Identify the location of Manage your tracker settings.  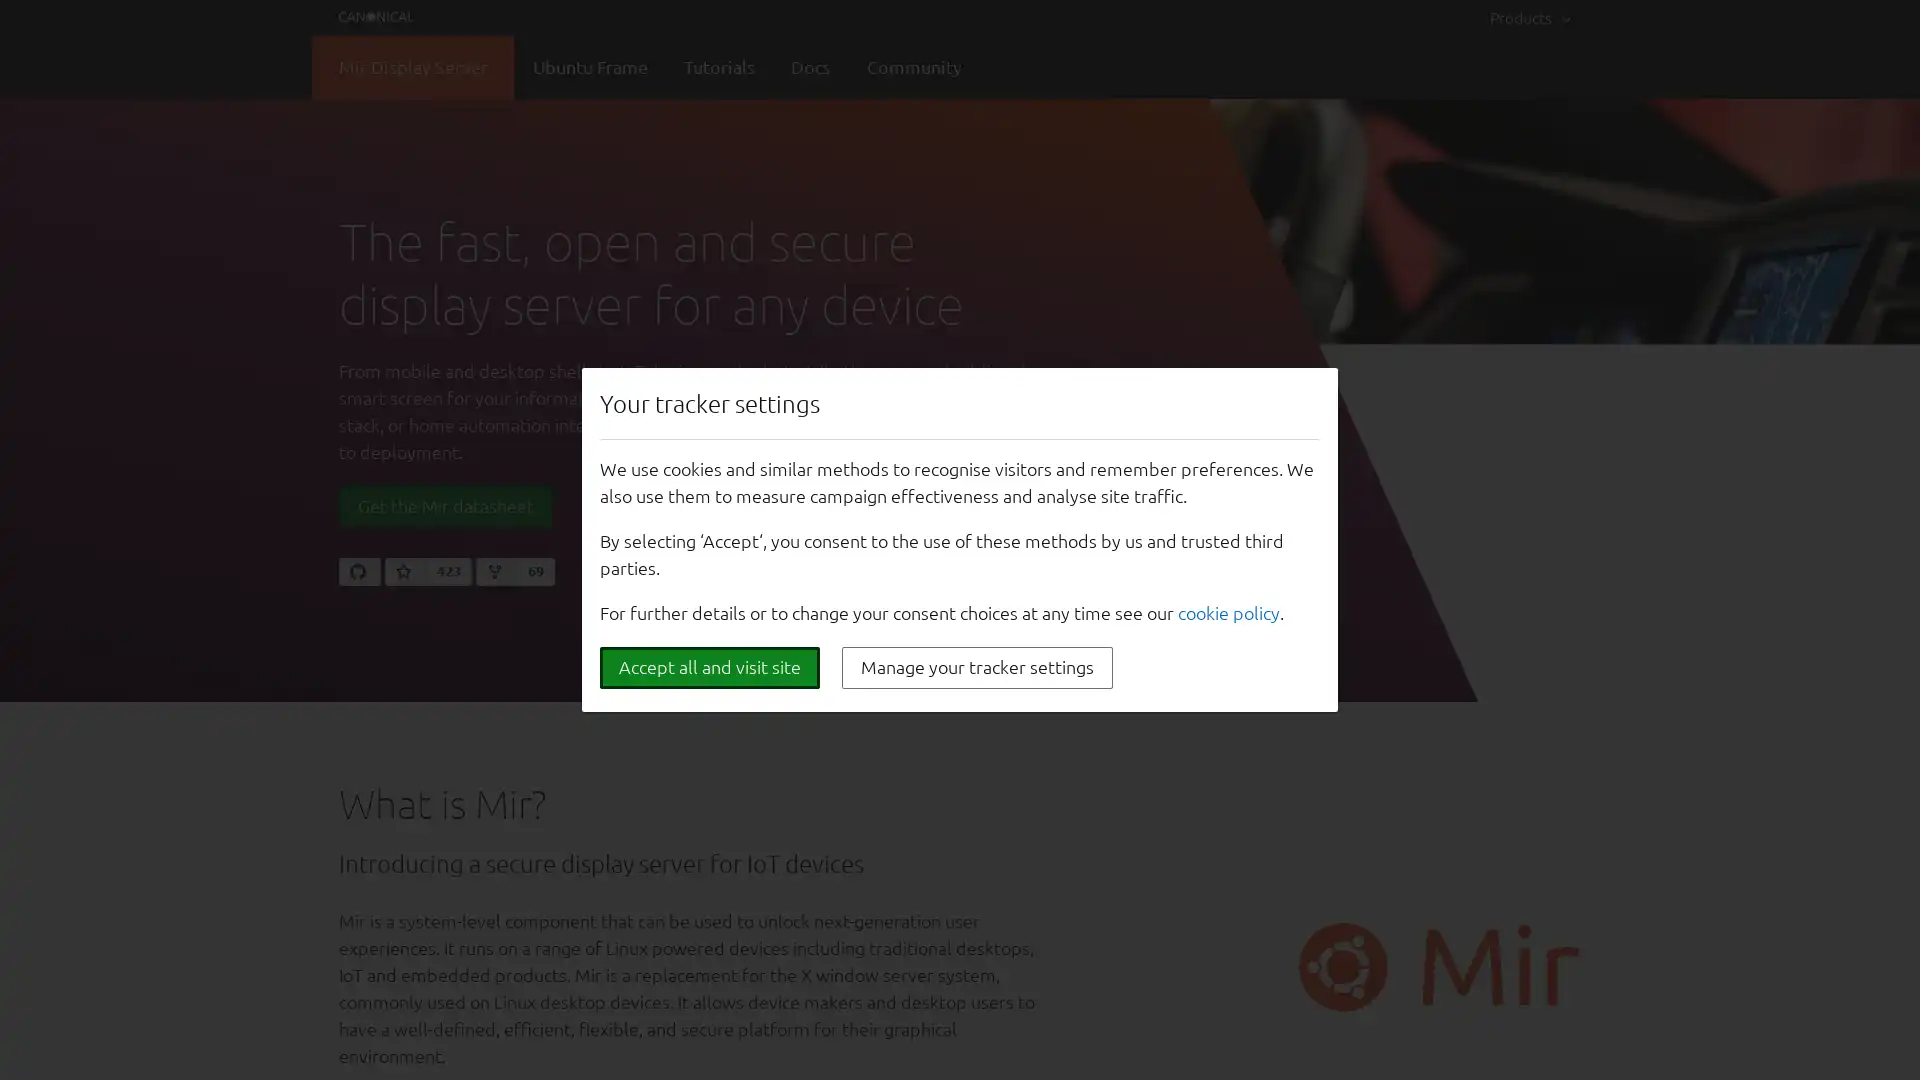
(977, 667).